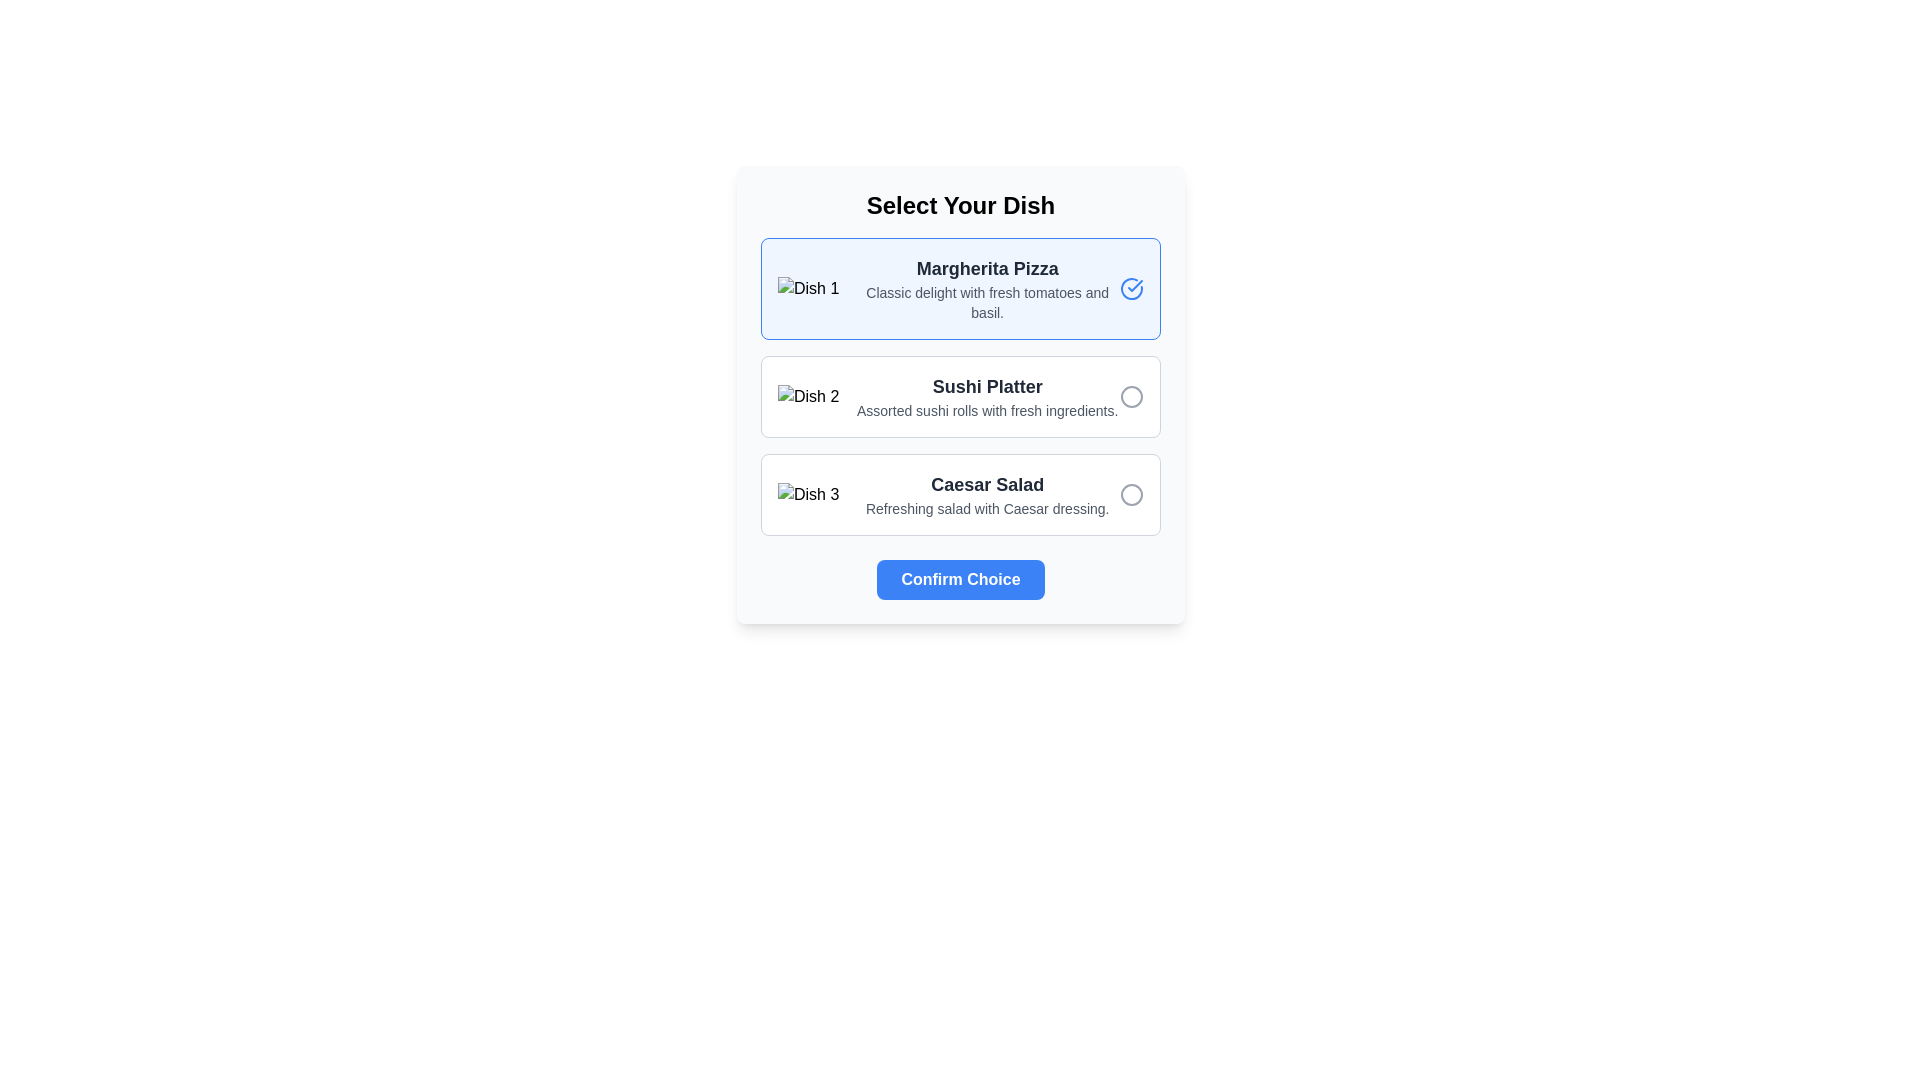 The height and width of the screenshot is (1080, 1920). What do you see at coordinates (987, 397) in the screenshot?
I see `the text element displaying 'Sushi Platter', which is the second option in the list of selectable items, positioned between 'Margherita Pizza' and 'Caesar Salad'` at bounding box center [987, 397].